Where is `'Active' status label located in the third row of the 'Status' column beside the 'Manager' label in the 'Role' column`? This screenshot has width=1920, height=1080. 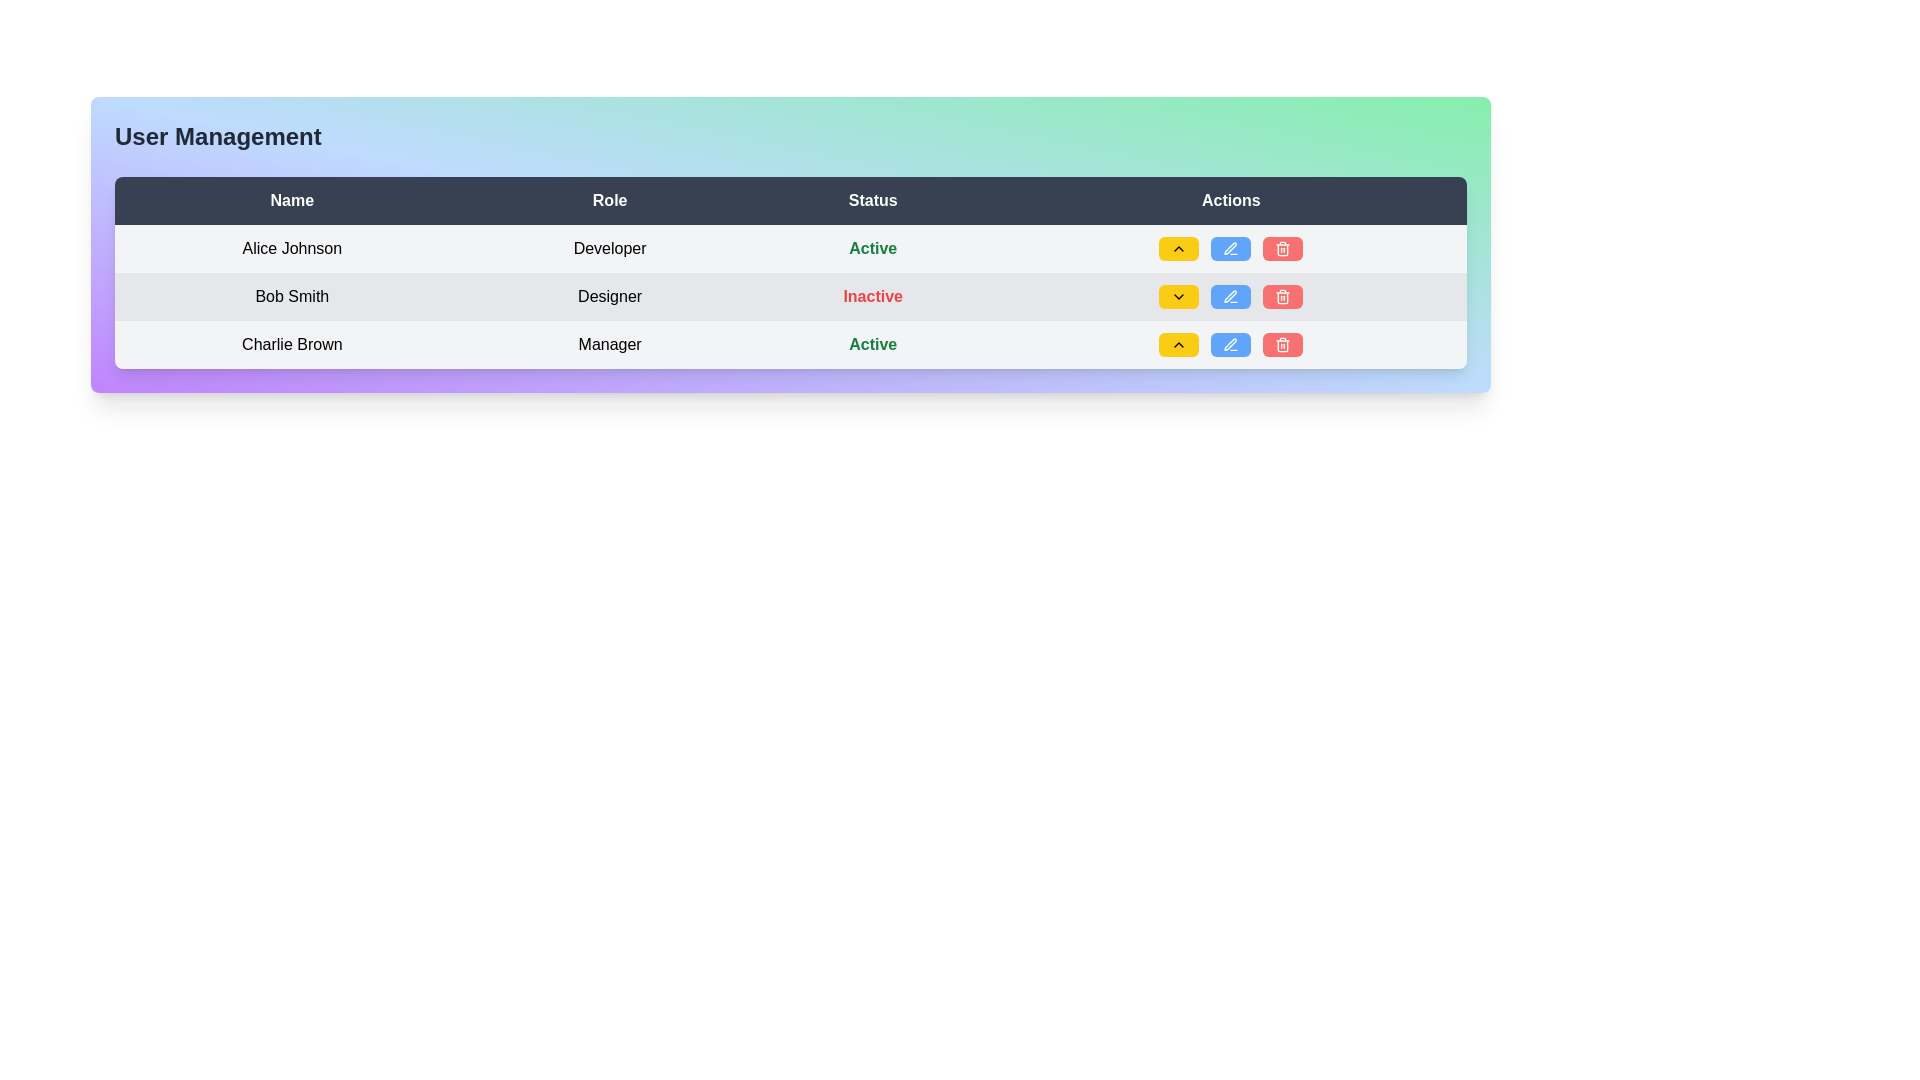 'Active' status label located in the third row of the 'Status' column beside the 'Manager' label in the 'Role' column is located at coordinates (873, 343).